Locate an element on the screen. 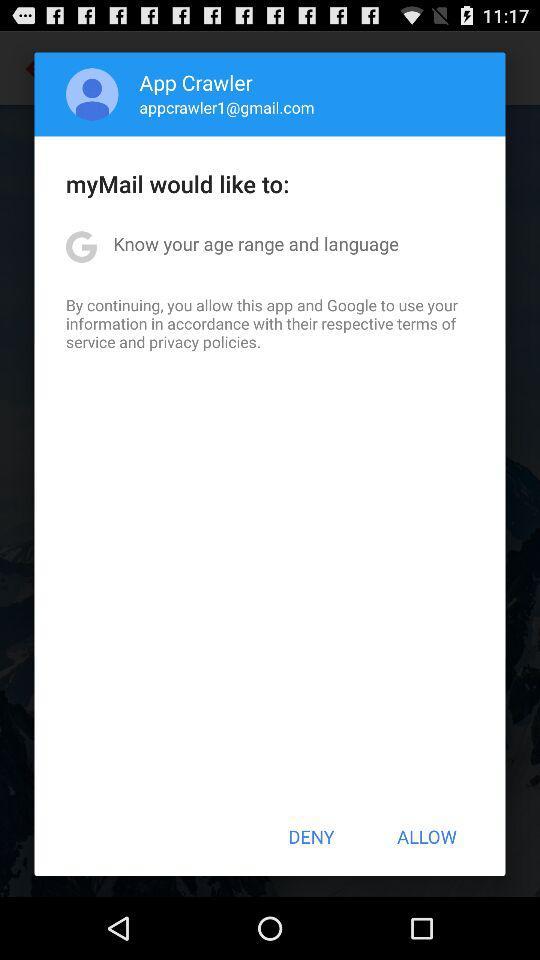  app above appcrawler1@gmail.com is located at coordinates (196, 82).